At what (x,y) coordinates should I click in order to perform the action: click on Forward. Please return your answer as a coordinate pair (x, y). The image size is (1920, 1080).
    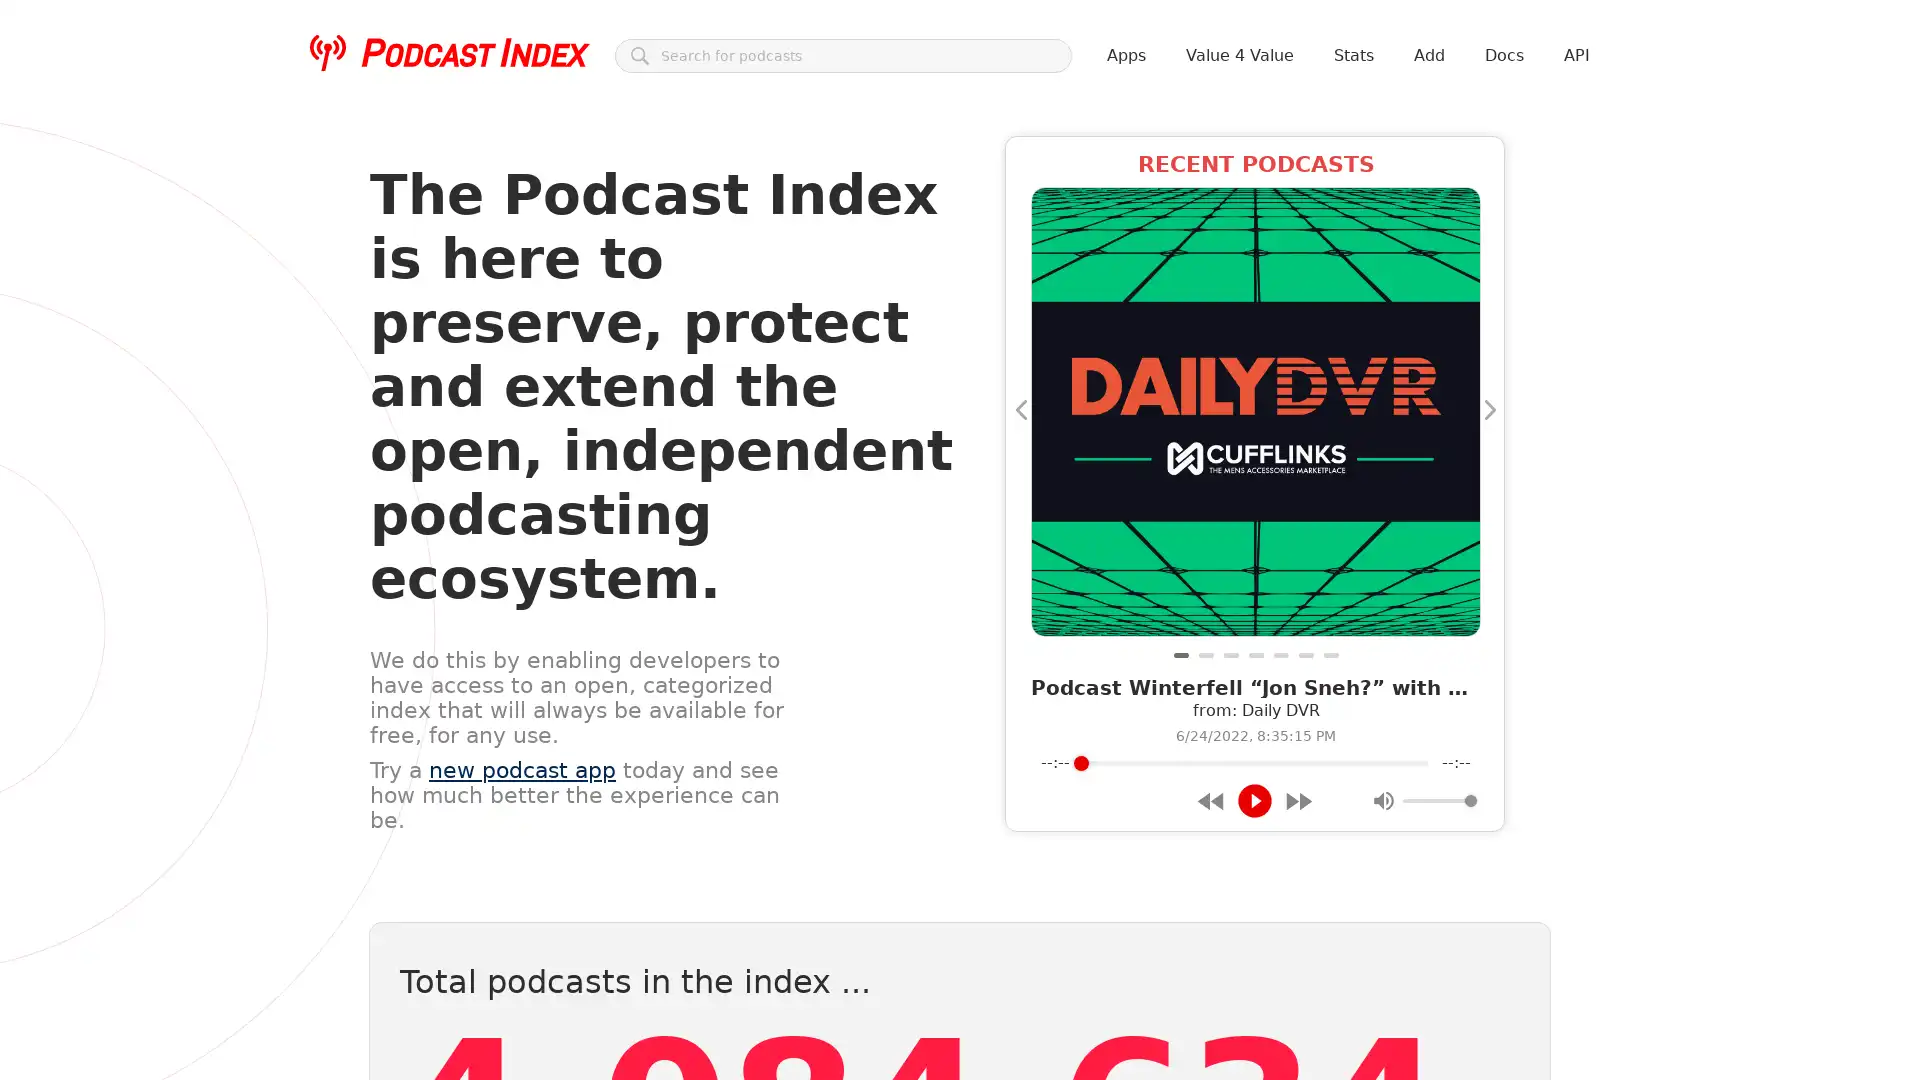
    Looking at the image, I should click on (1298, 799).